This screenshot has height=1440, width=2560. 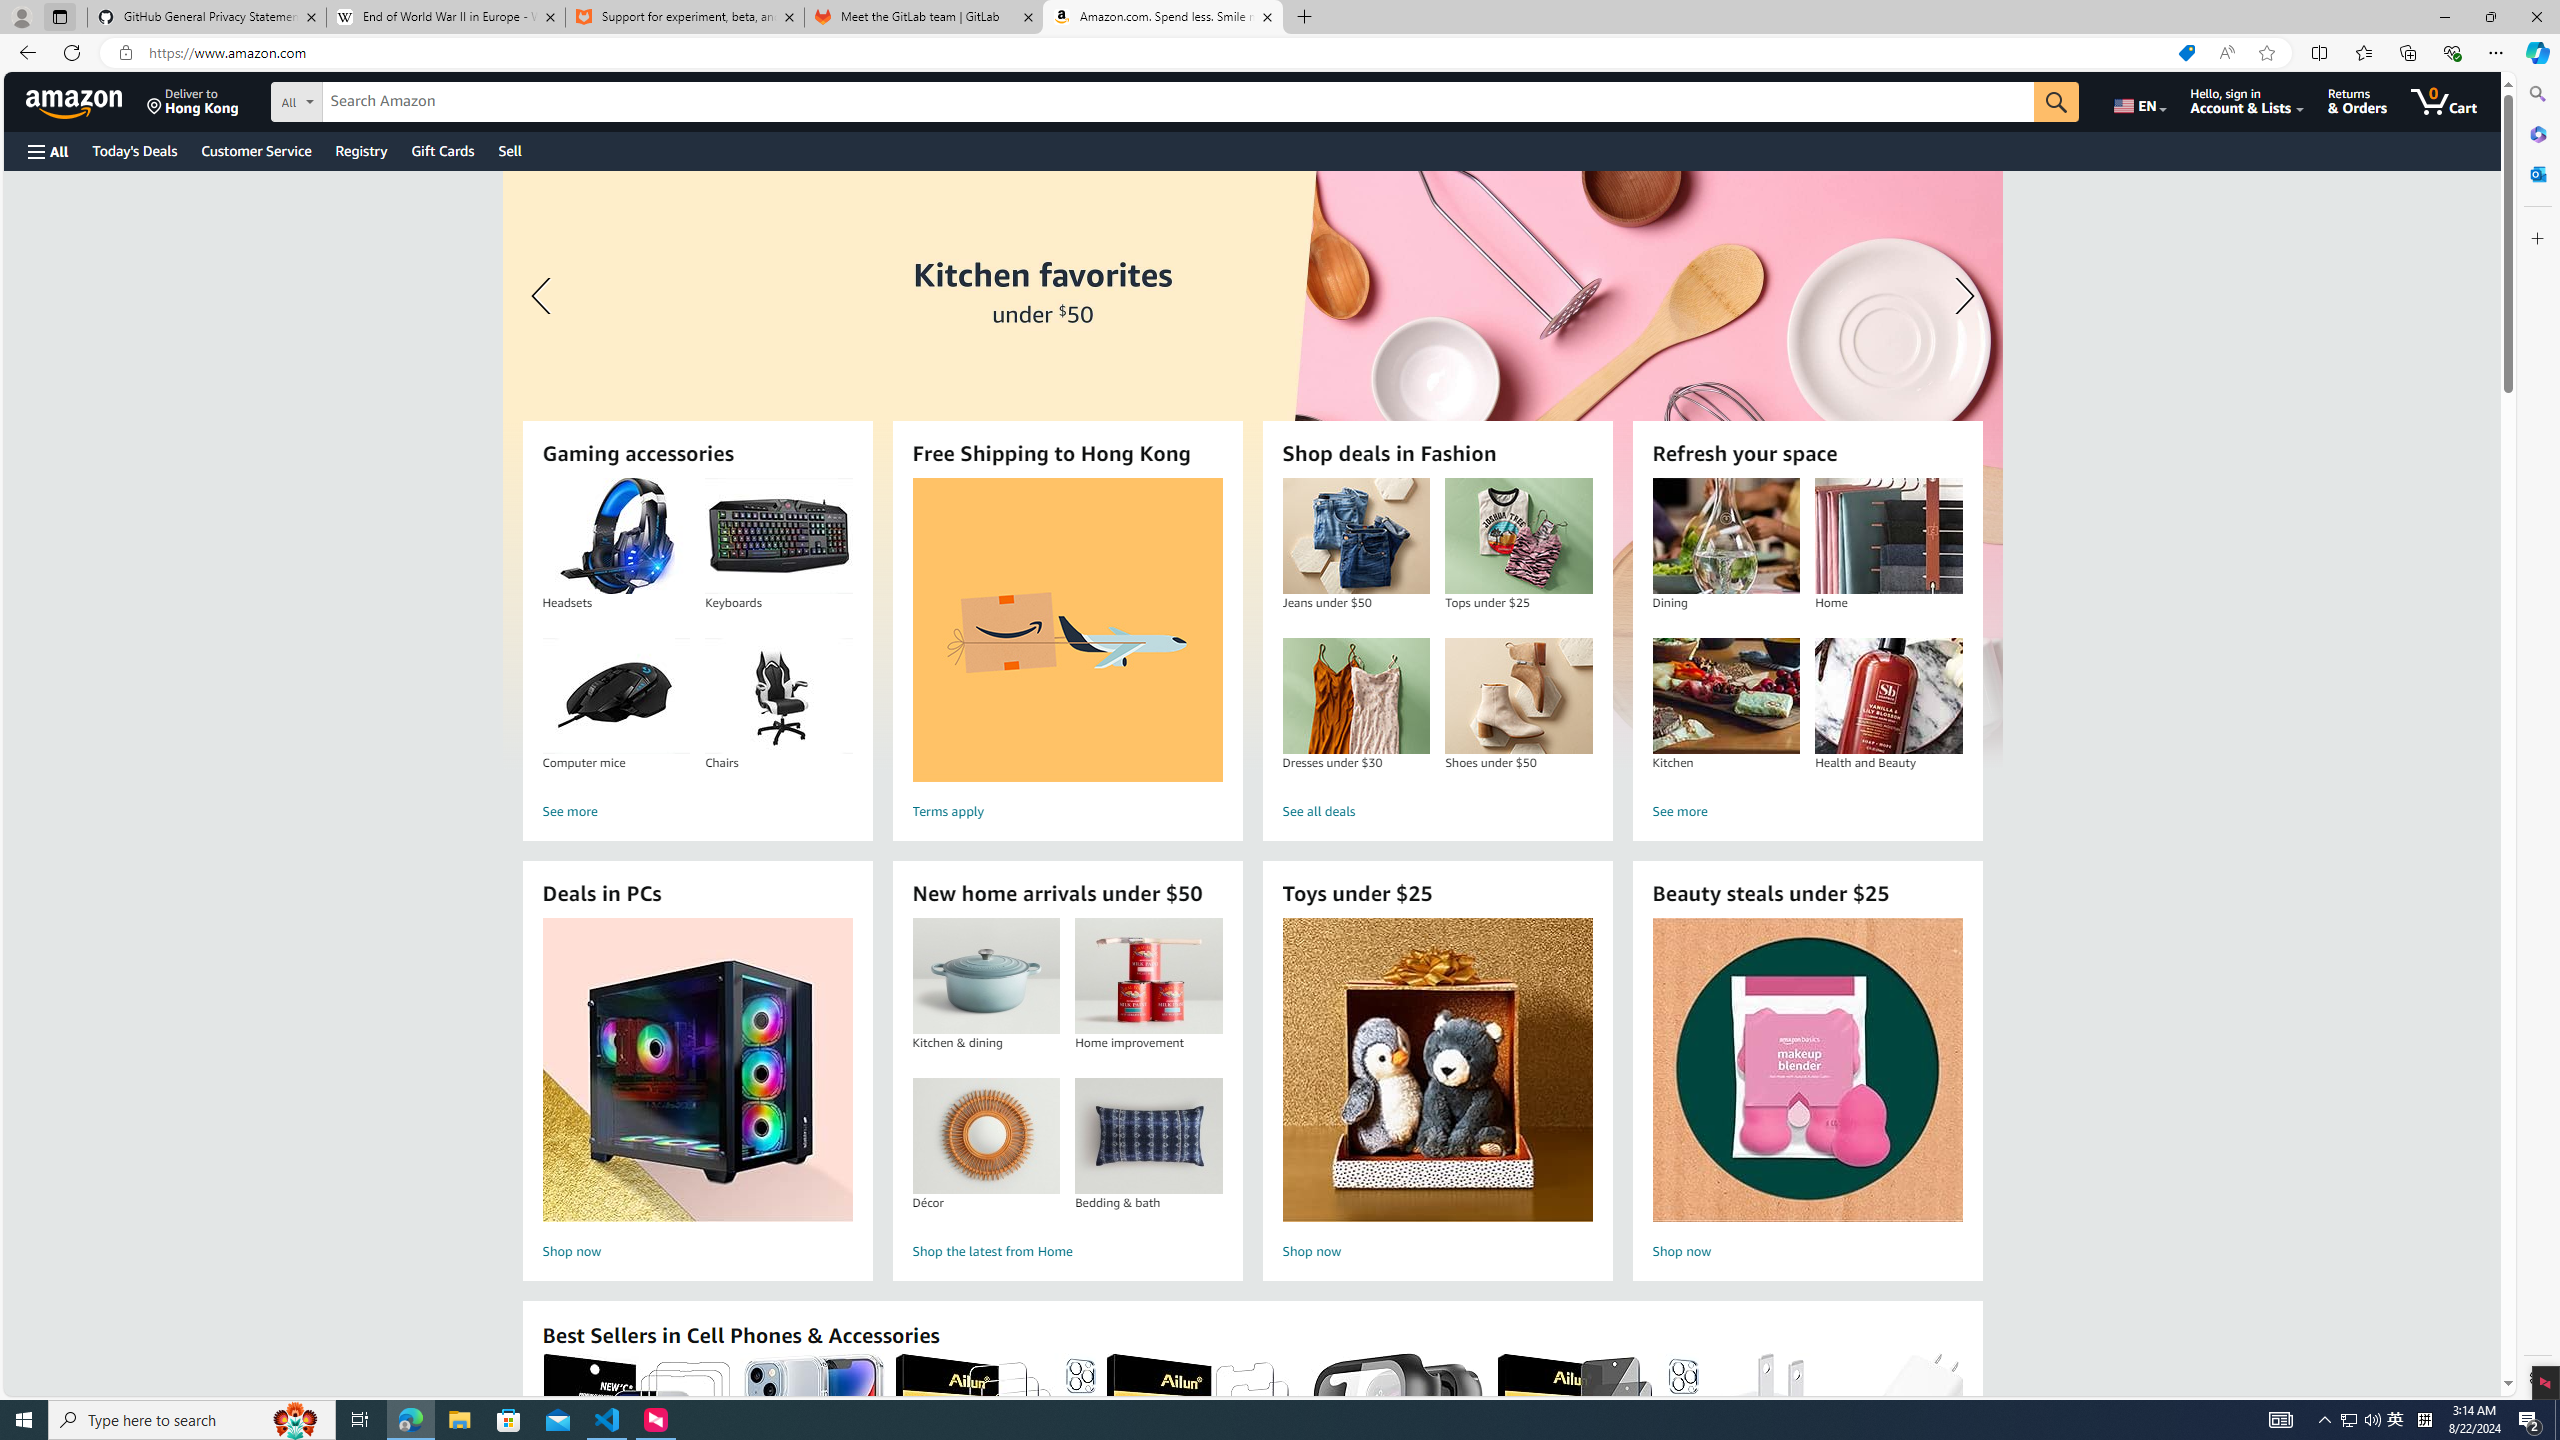 I want to click on 'Kitchen', so click(x=1724, y=696).